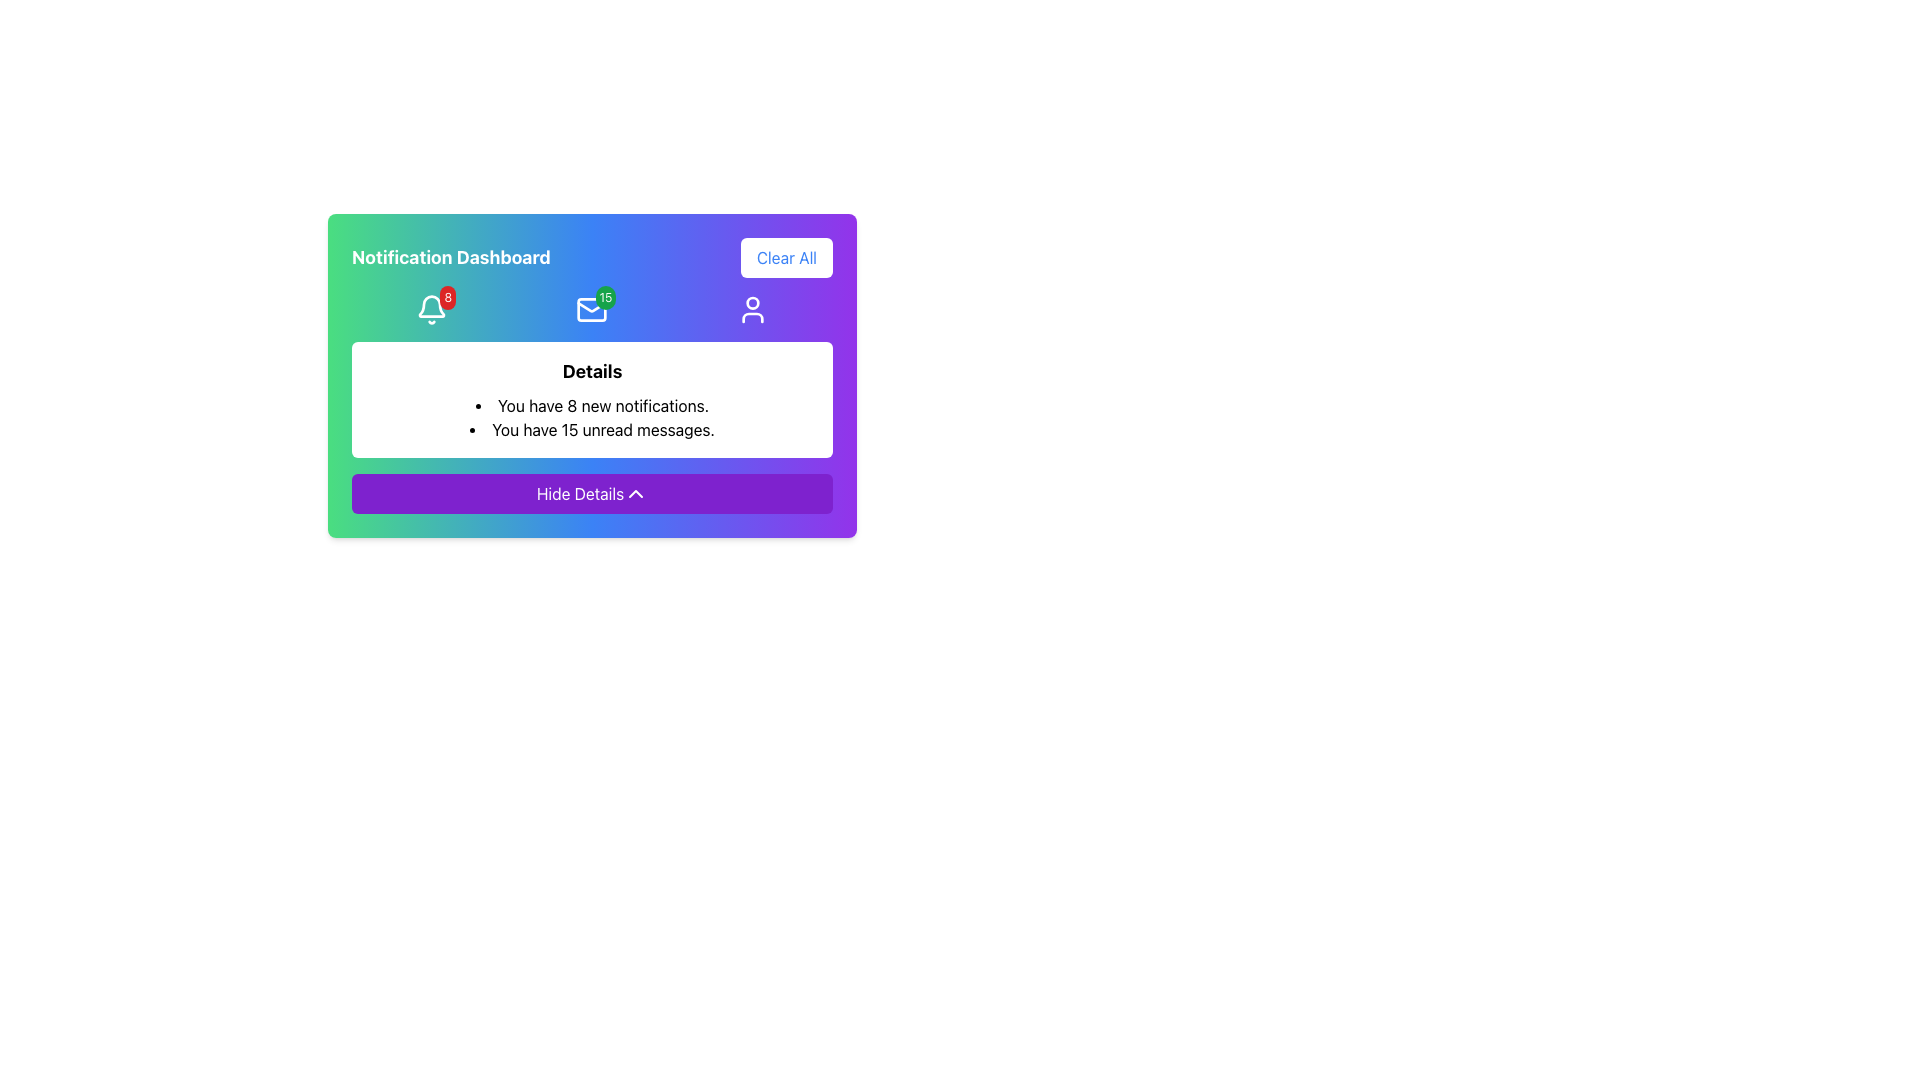  What do you see at coordinates (604, 297) in the screenshot?
I see `the text content of the small circular badge with a green background and white text '15' located at the top-right corner of the envelope icon in the notification dashboard` at bounding box center [604, 297].